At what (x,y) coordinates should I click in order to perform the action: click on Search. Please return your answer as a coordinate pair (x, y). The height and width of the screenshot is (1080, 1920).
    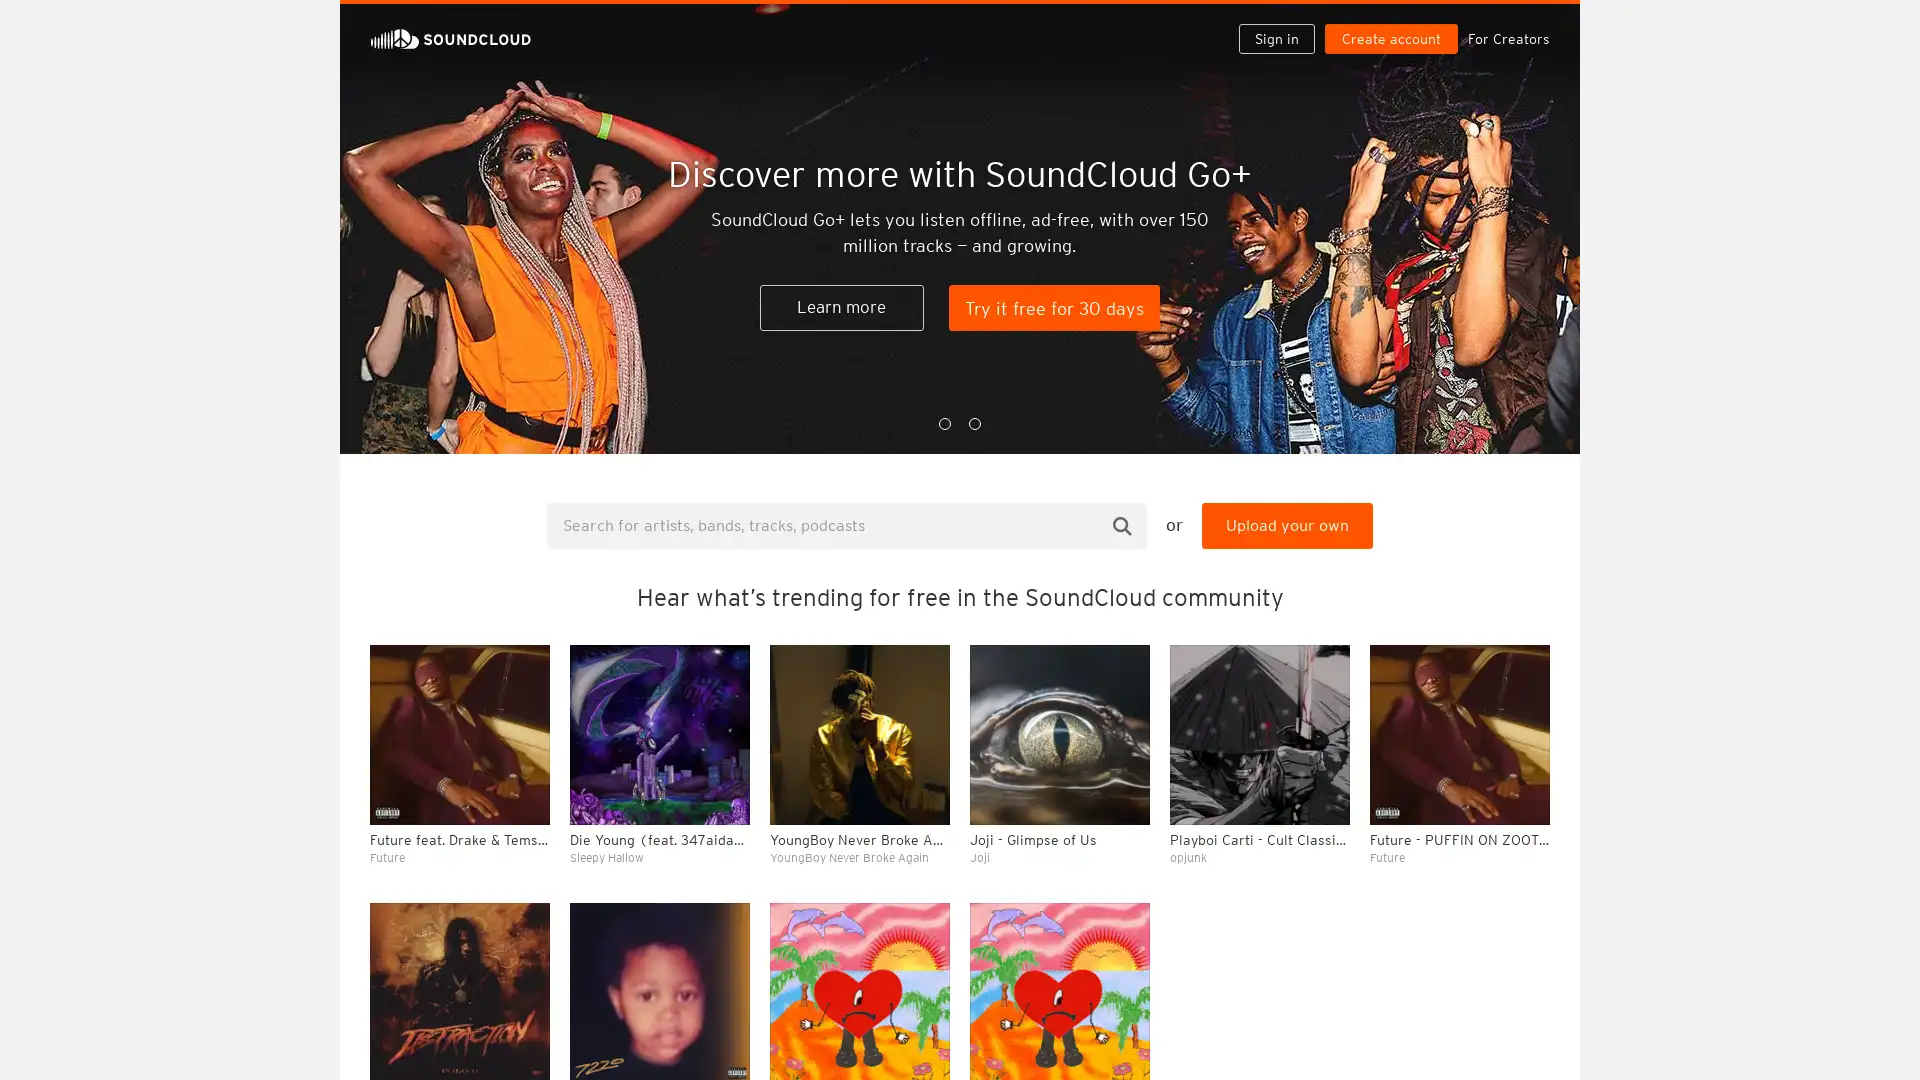
    Looking at the image, I should click on (1122, 524).